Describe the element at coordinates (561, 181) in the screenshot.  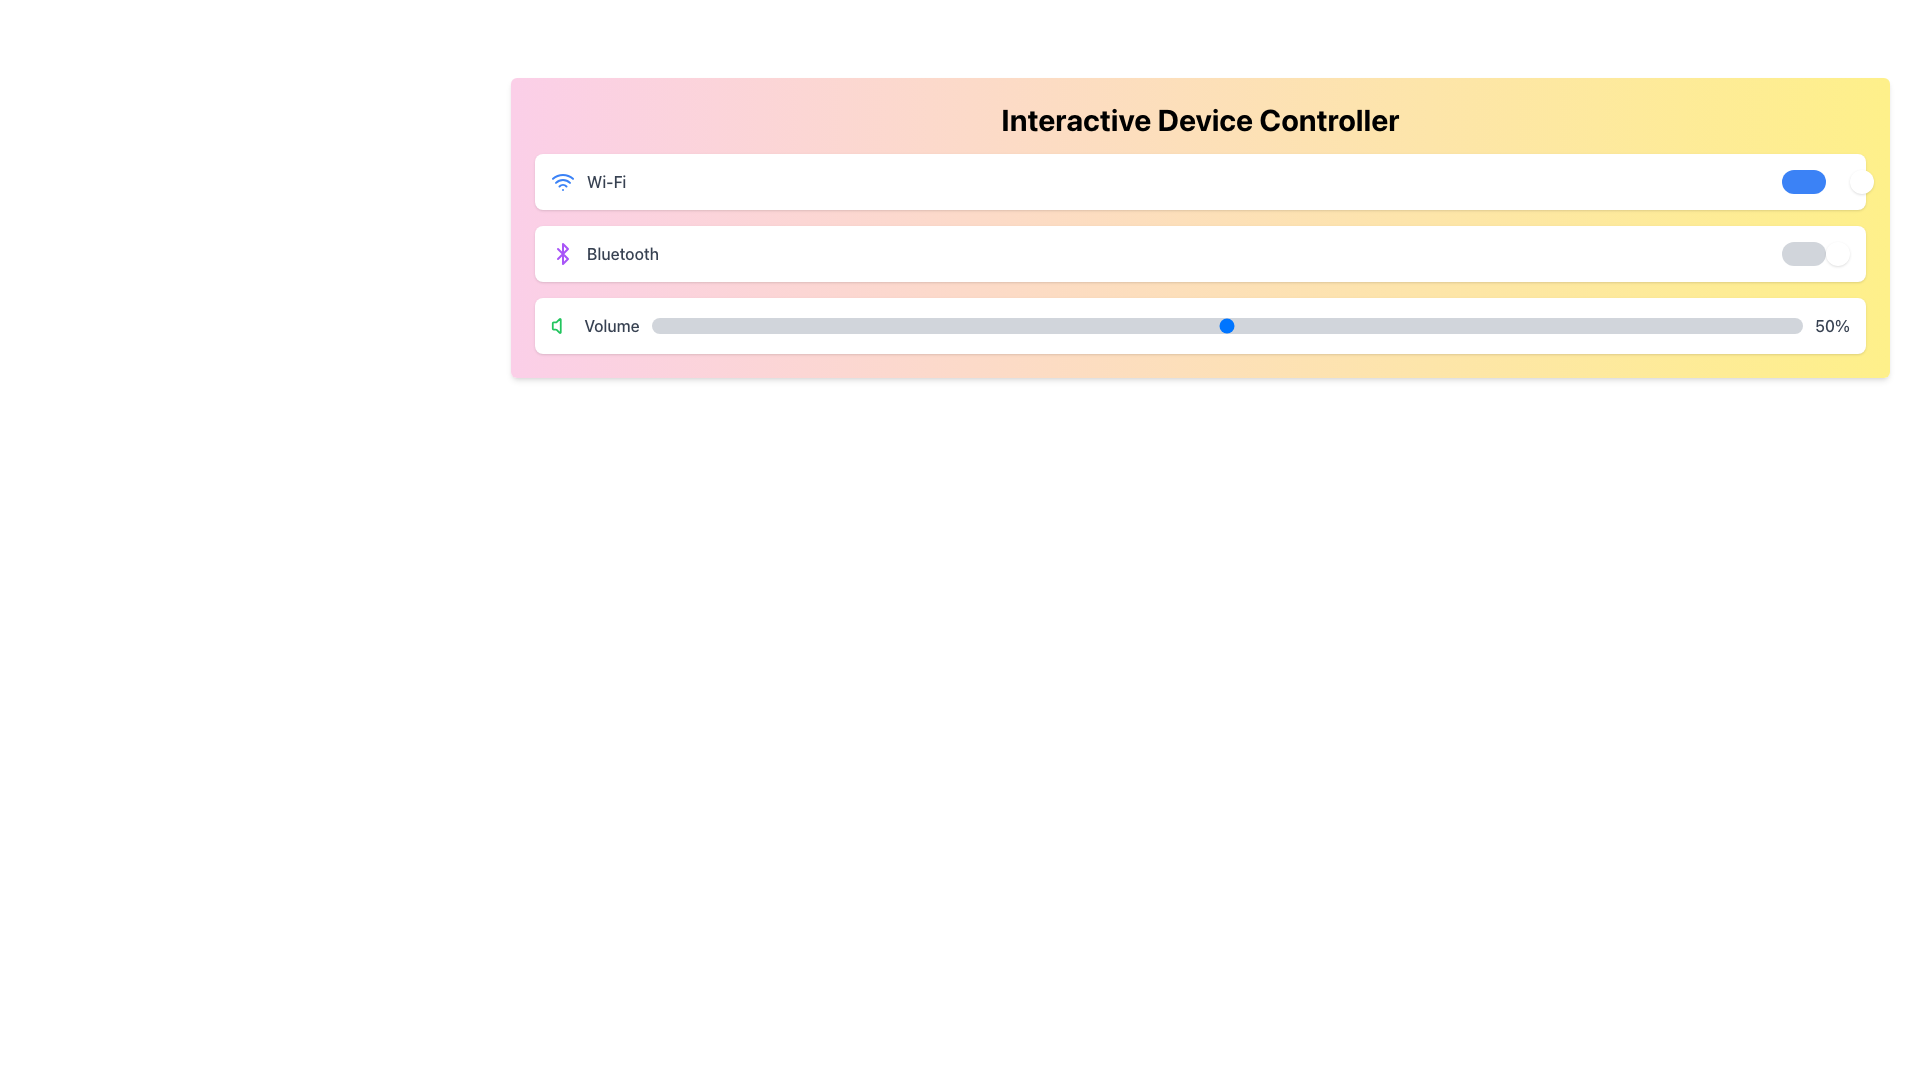
I see `the blue Wi-Fi signal icon that is positioned to the left of the 'Wi-Fi' text in the 'Interactive Device Controller' options list` at that location.